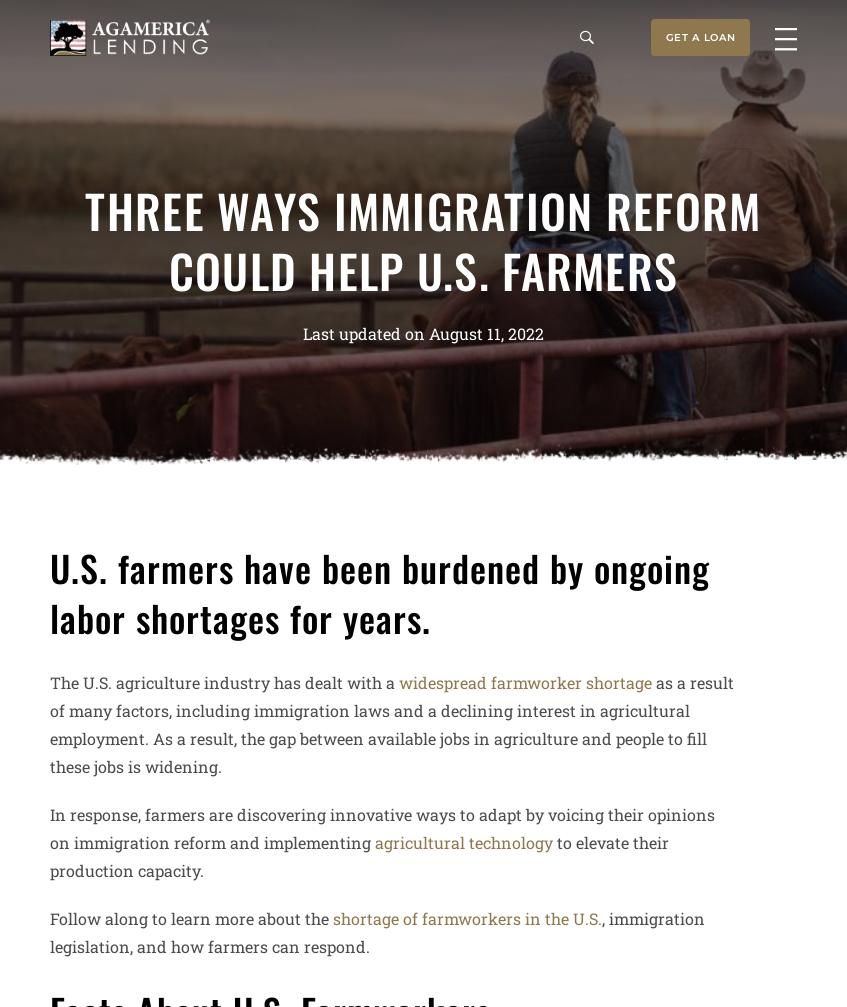  Describe the element at coordinates (224, 680) in the screenshot. I see `'The U.S. agriculture industry has dealt with a'` at that location.